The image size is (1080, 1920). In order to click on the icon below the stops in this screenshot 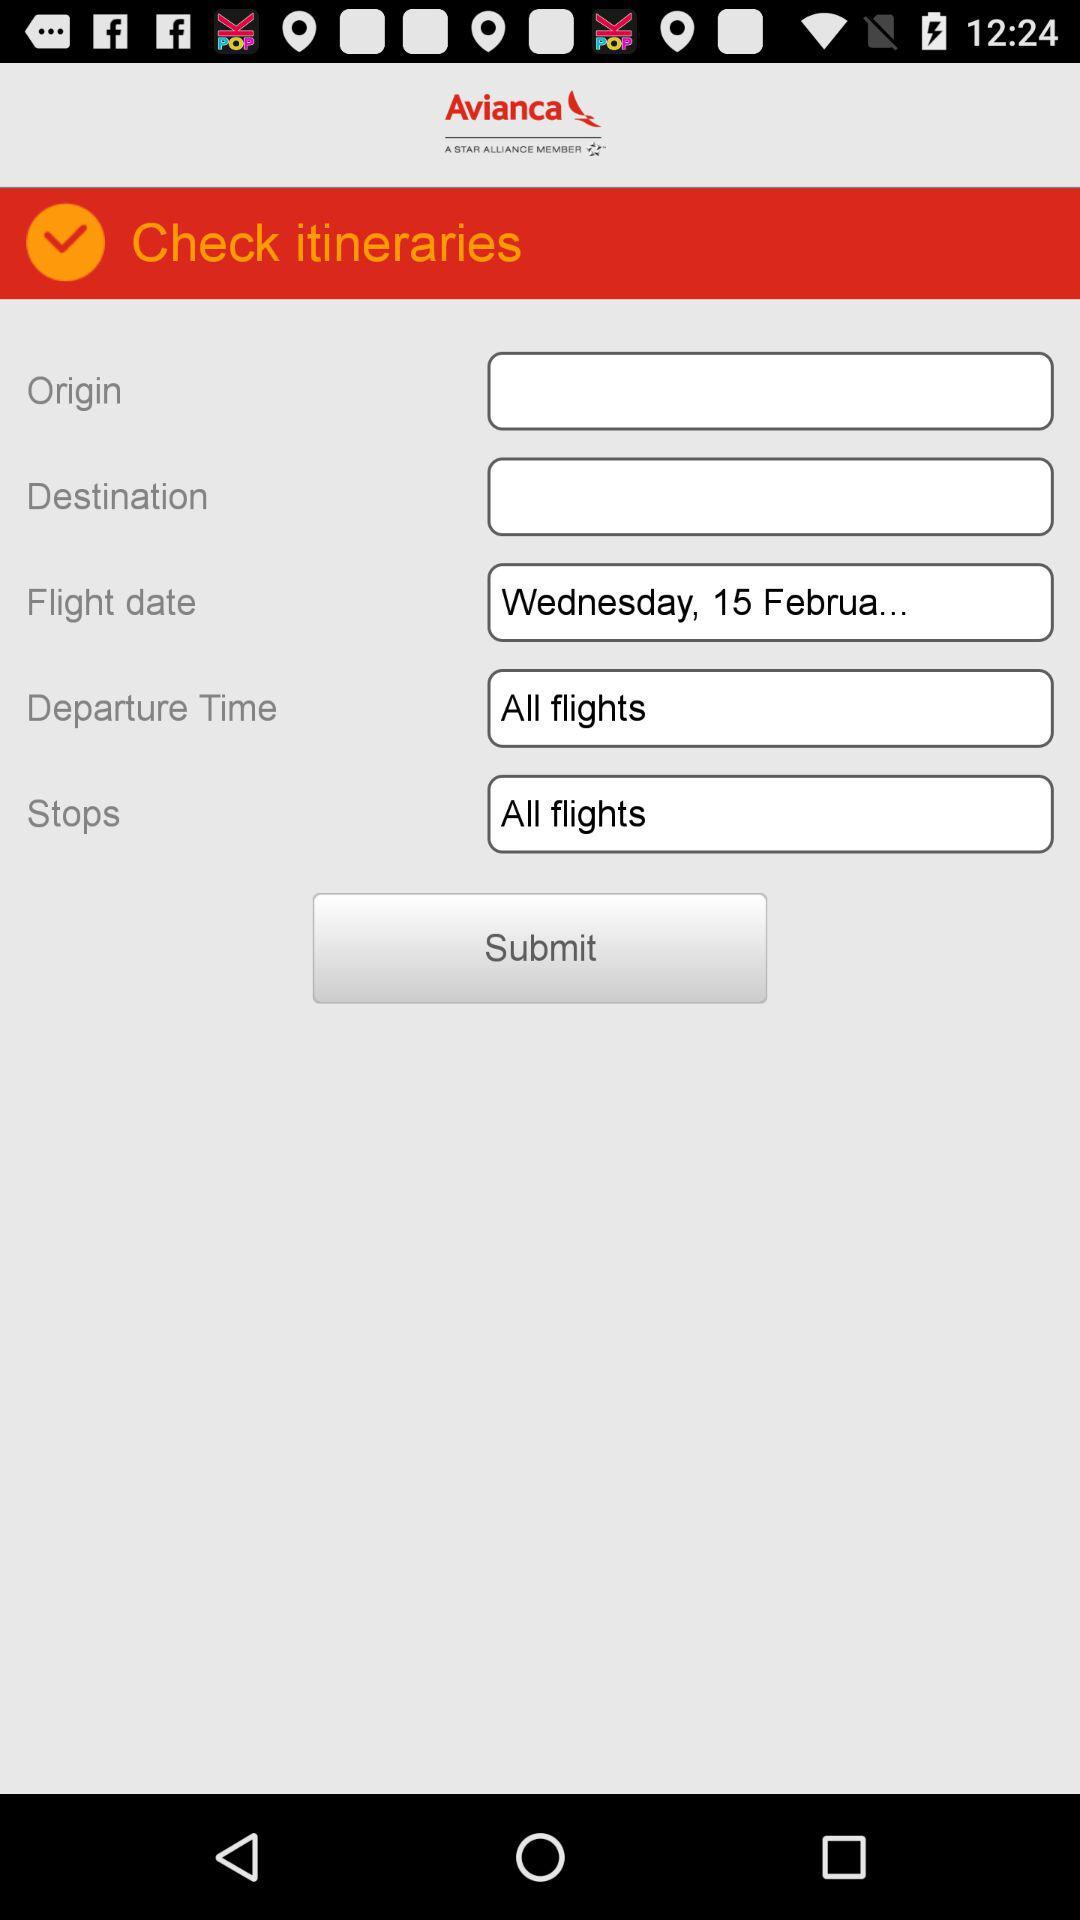, I will do `click(540, 947)`.